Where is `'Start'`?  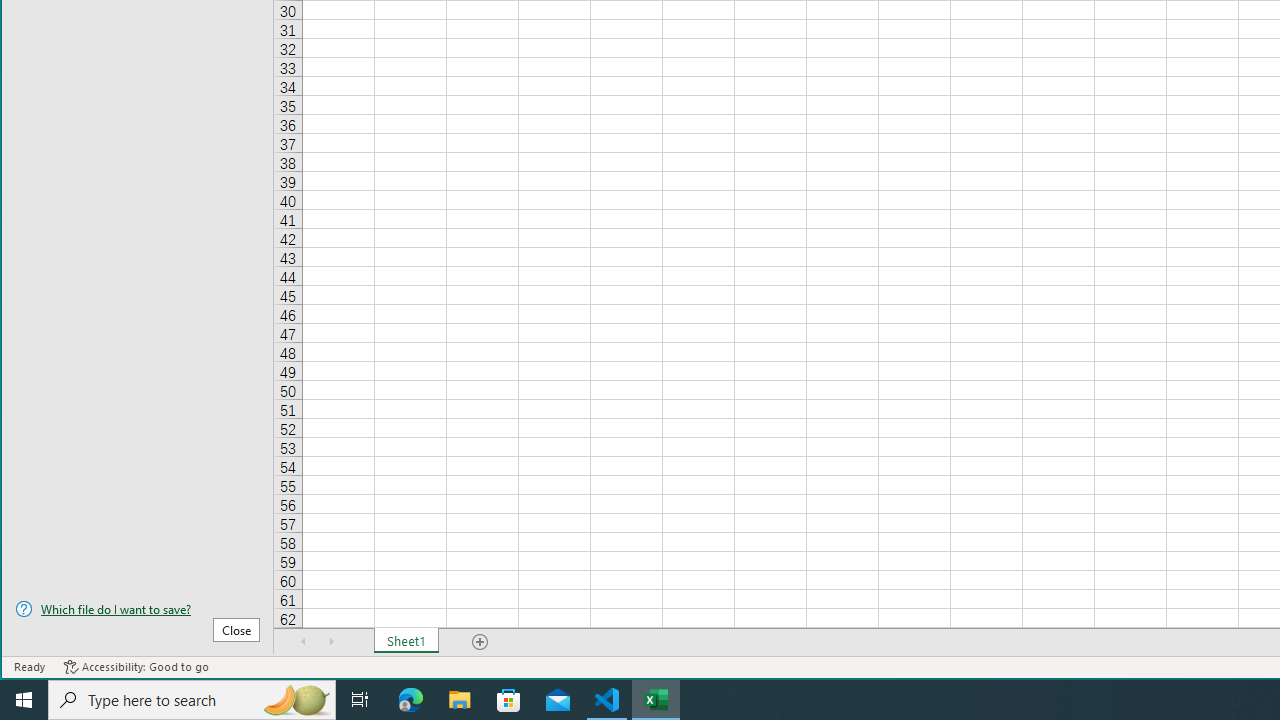 'Start' is located at coordinates (24, 698).